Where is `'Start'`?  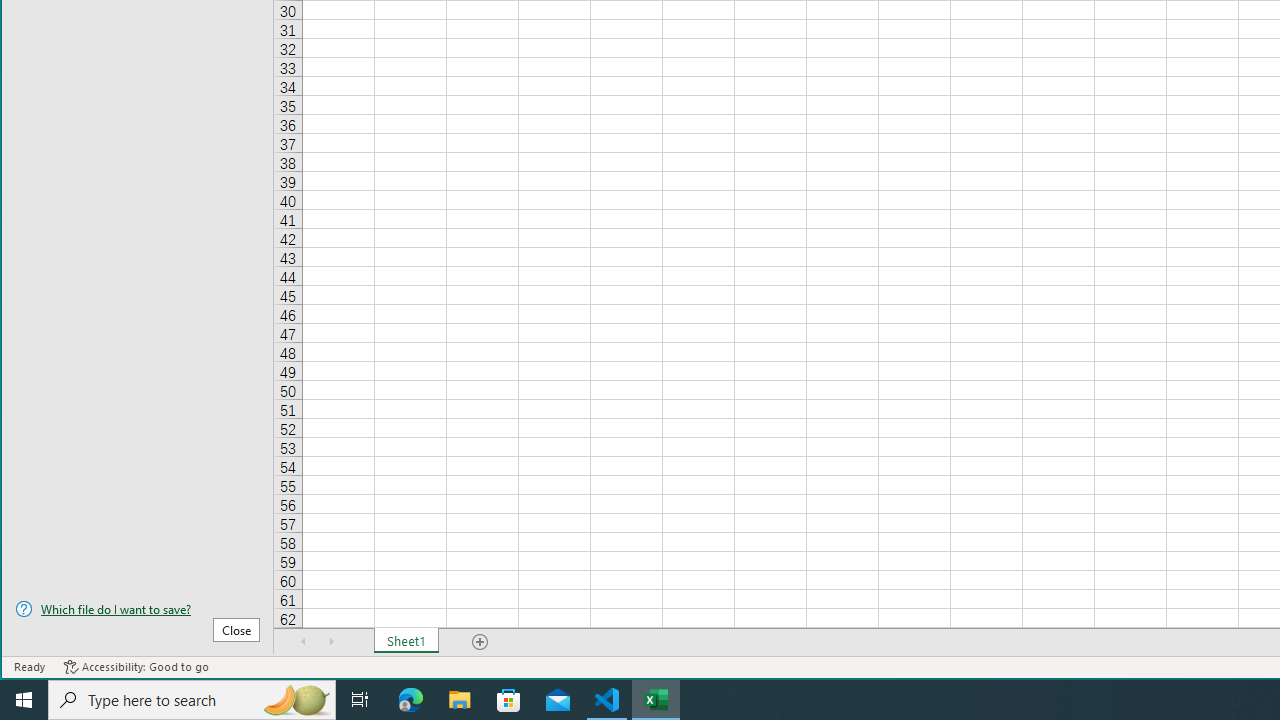 'Start' is located at coordinates (24, 698).